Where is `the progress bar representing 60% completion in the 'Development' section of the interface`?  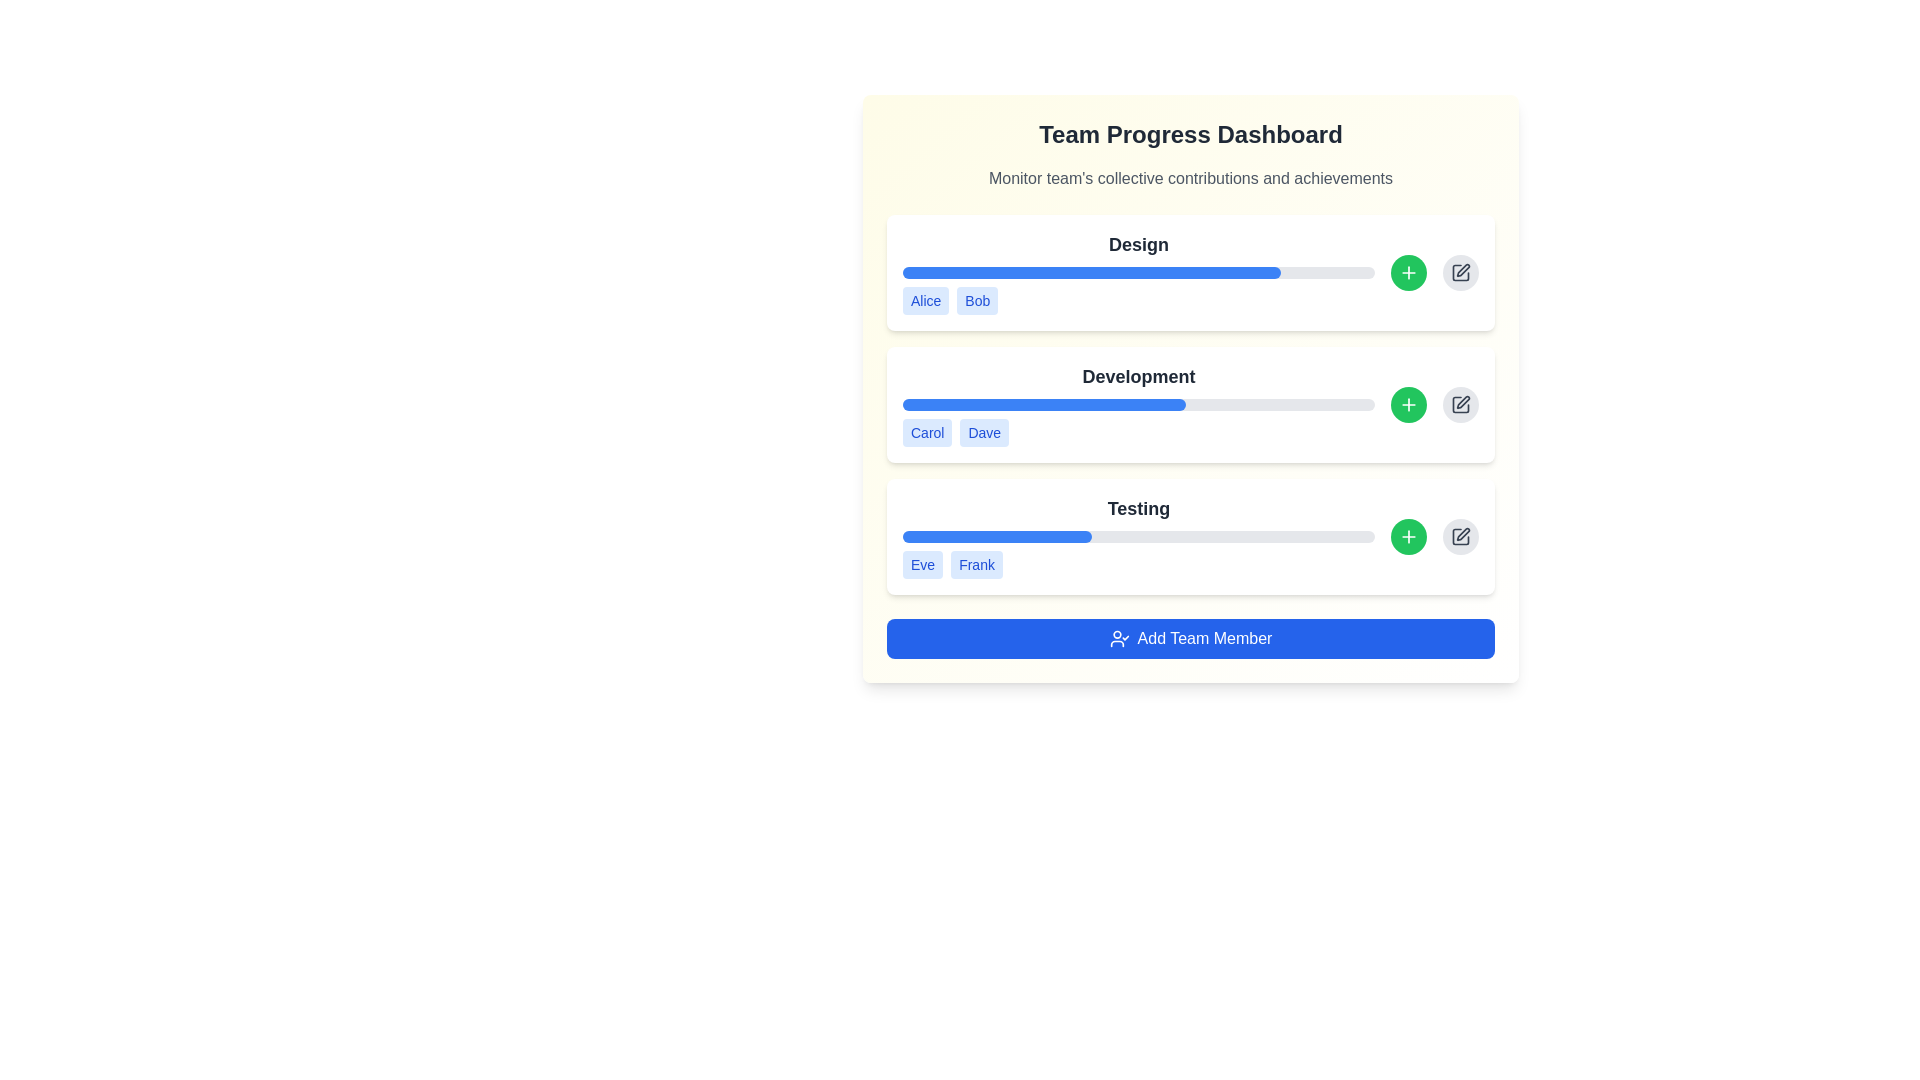
the progress bar representing 60% completion in the 'Development' section of the interface is located at coordinates (1138, 405).